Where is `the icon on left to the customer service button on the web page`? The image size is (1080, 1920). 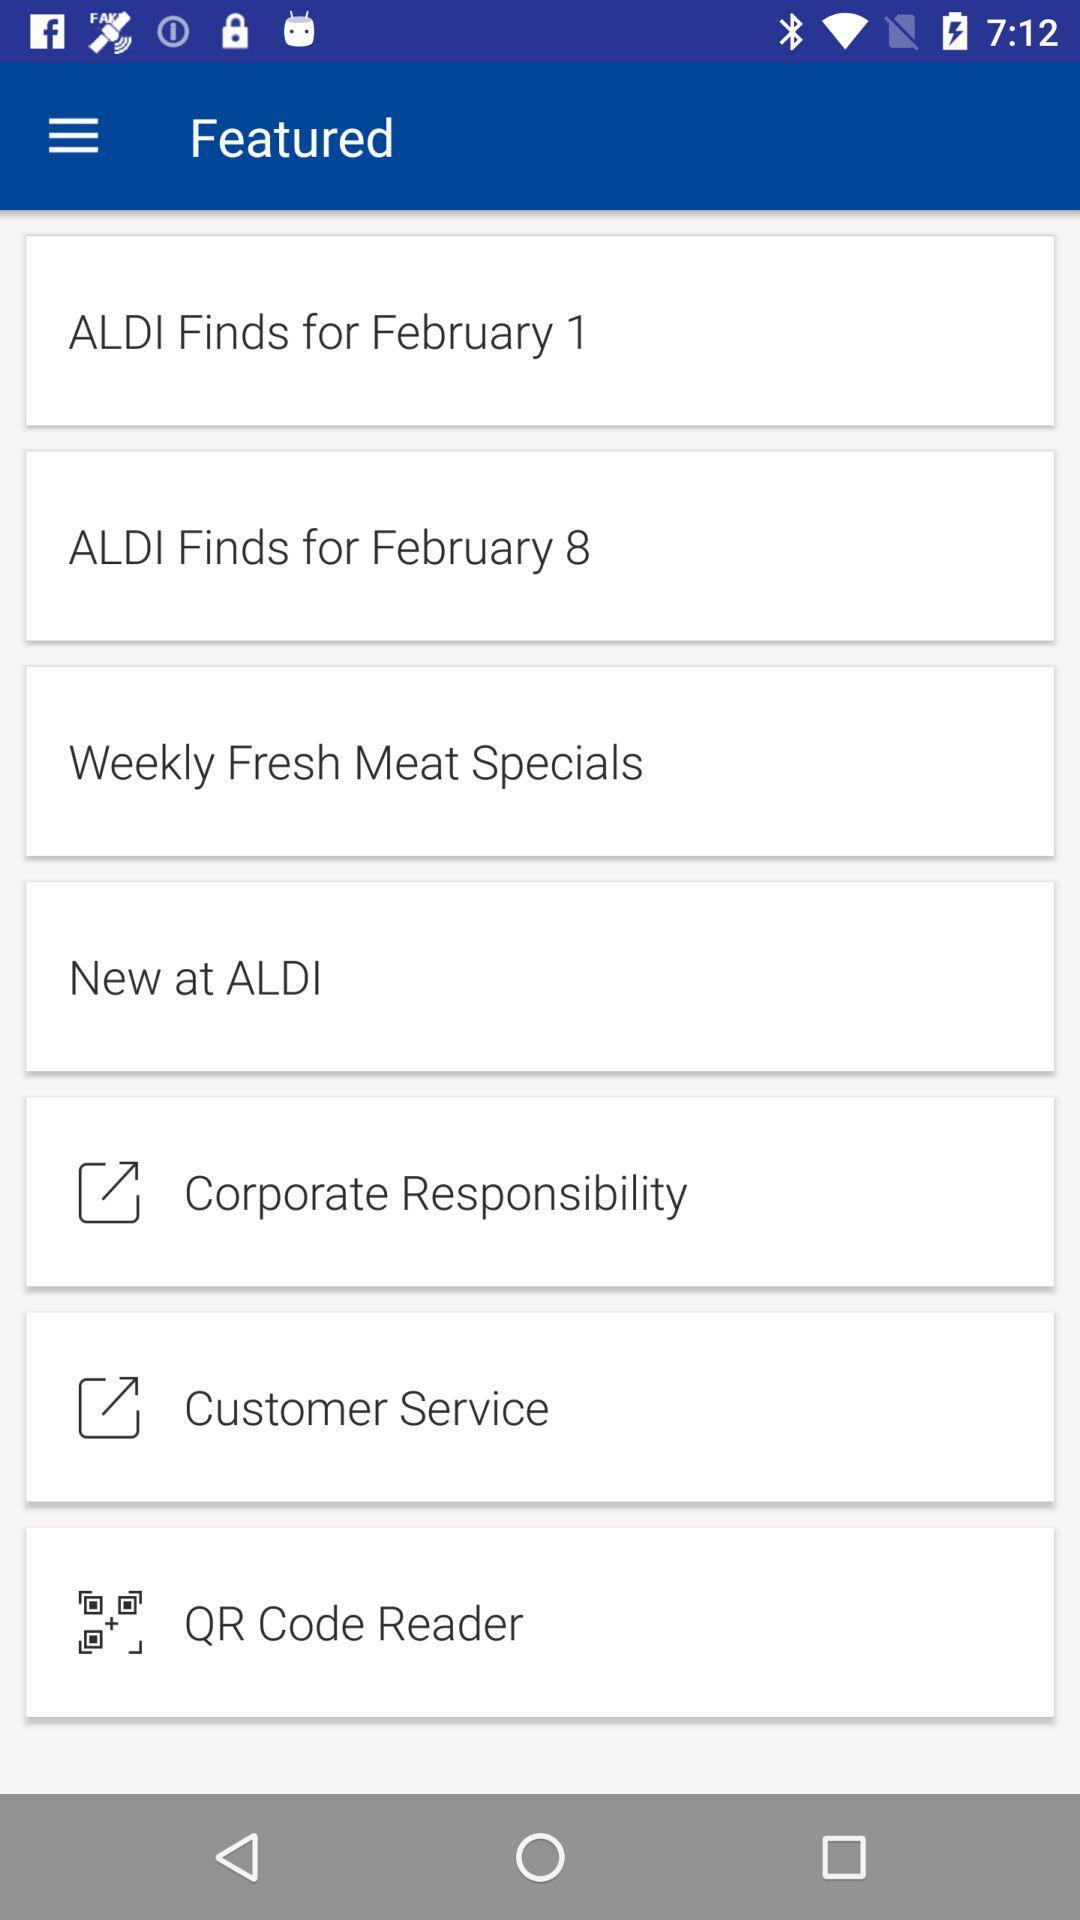
the icon on left to the customer service button on the web page is located at coordinates (110, 1405).